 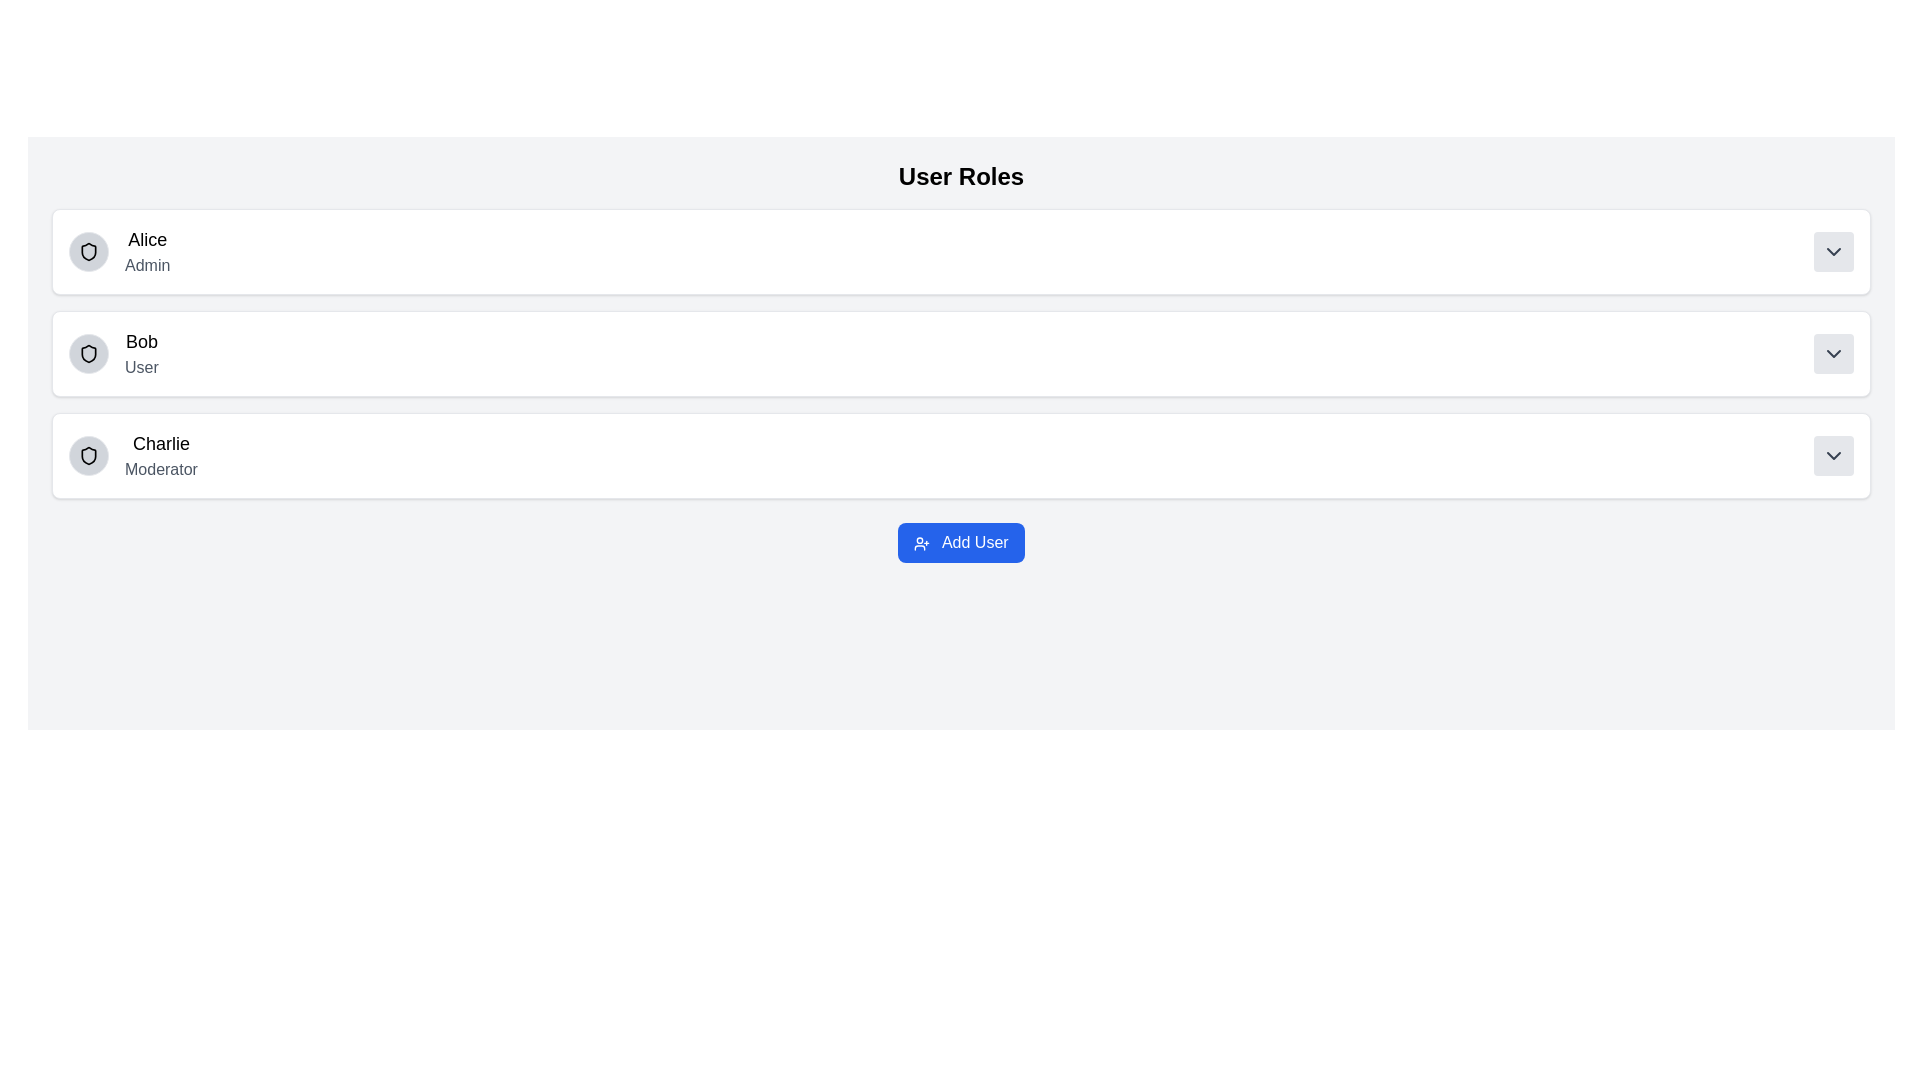 What do you see at coordinates (161, 455) in the screenshot?
I see `text content of the vertically arranged text labels, with 'Charlie' in a bold font above 'Moderator' in a lighter gray font, located on the third row of user roles` at bounding box center [161, 455].